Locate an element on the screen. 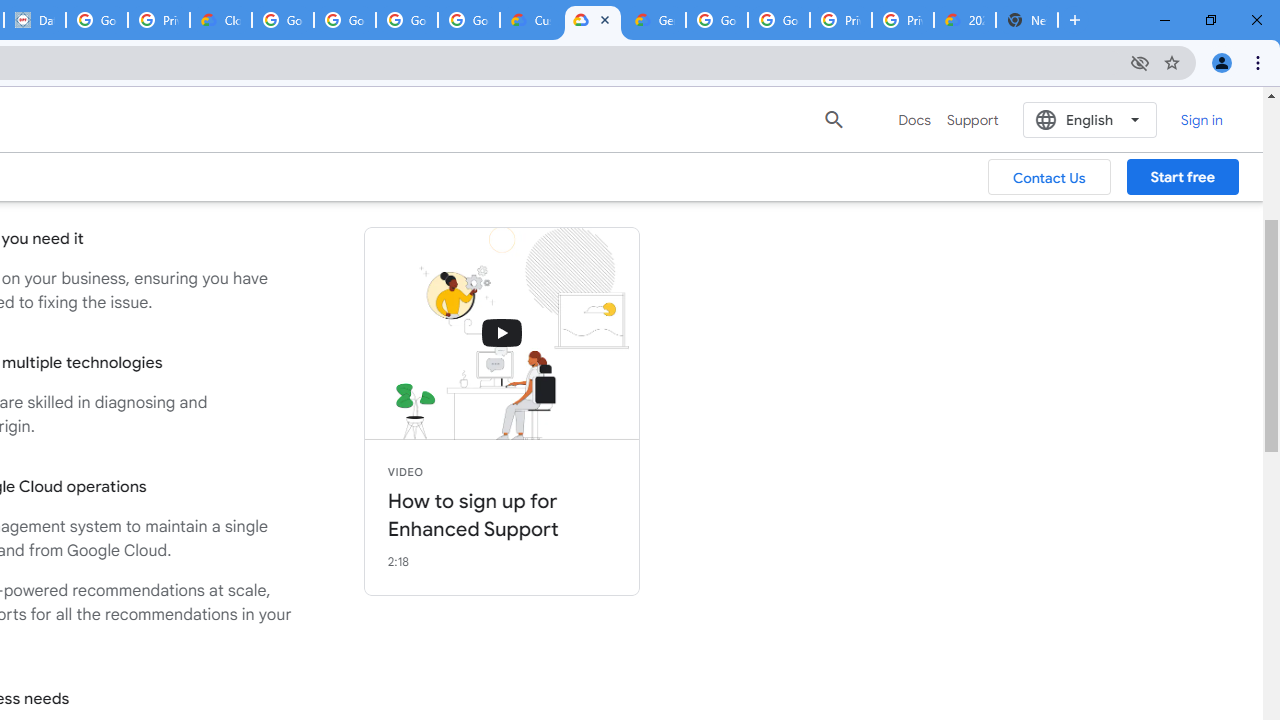 Image resolution: width=1280 pixels, height=720 pixels. 'Support' is located at coordinates (972, 119).